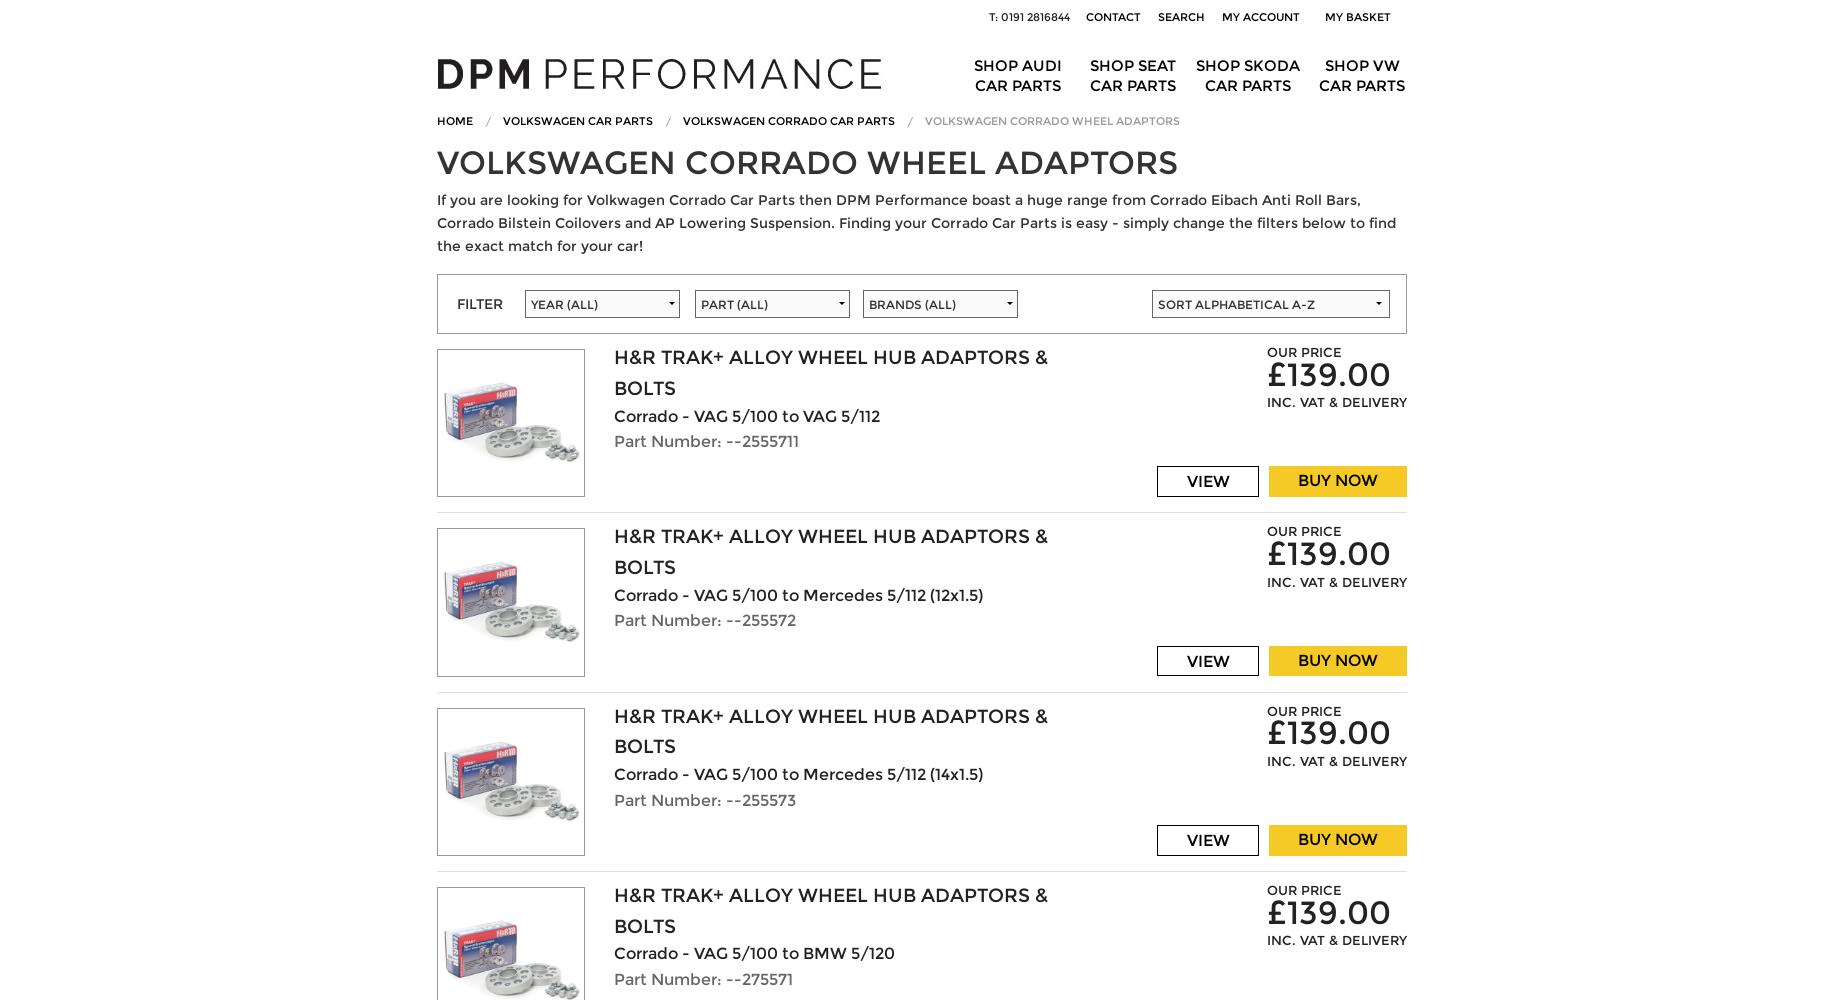  I want to click on 'Volkswagen Corrado Car Parts', so click(788, 119).